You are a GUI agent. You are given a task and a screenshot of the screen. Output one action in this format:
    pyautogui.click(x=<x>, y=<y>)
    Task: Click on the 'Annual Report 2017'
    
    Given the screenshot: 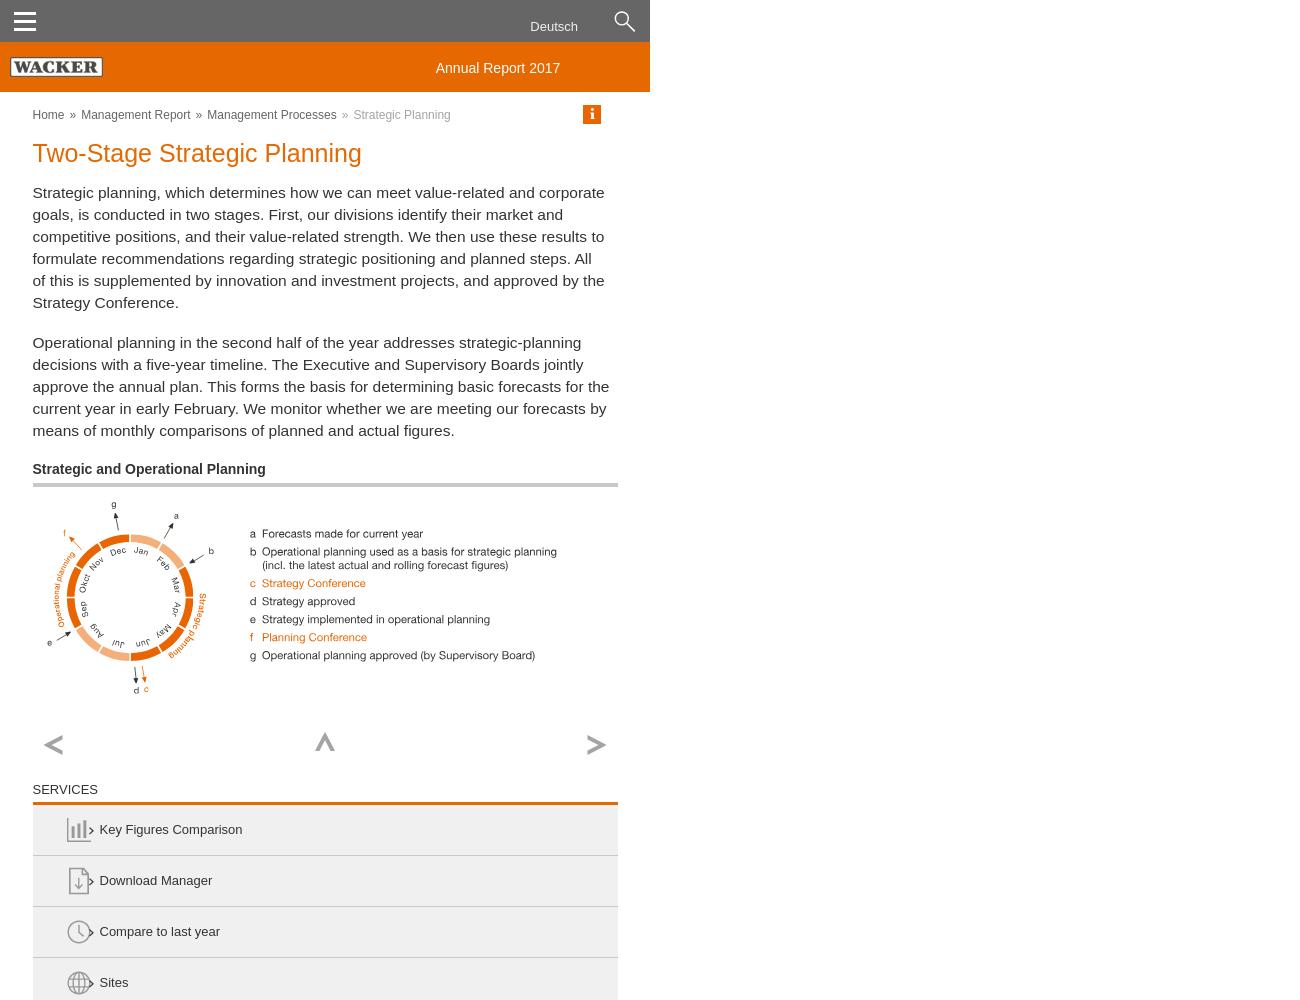 What is the action you would take?
    pyautogui.click(x=497, y=67)
    